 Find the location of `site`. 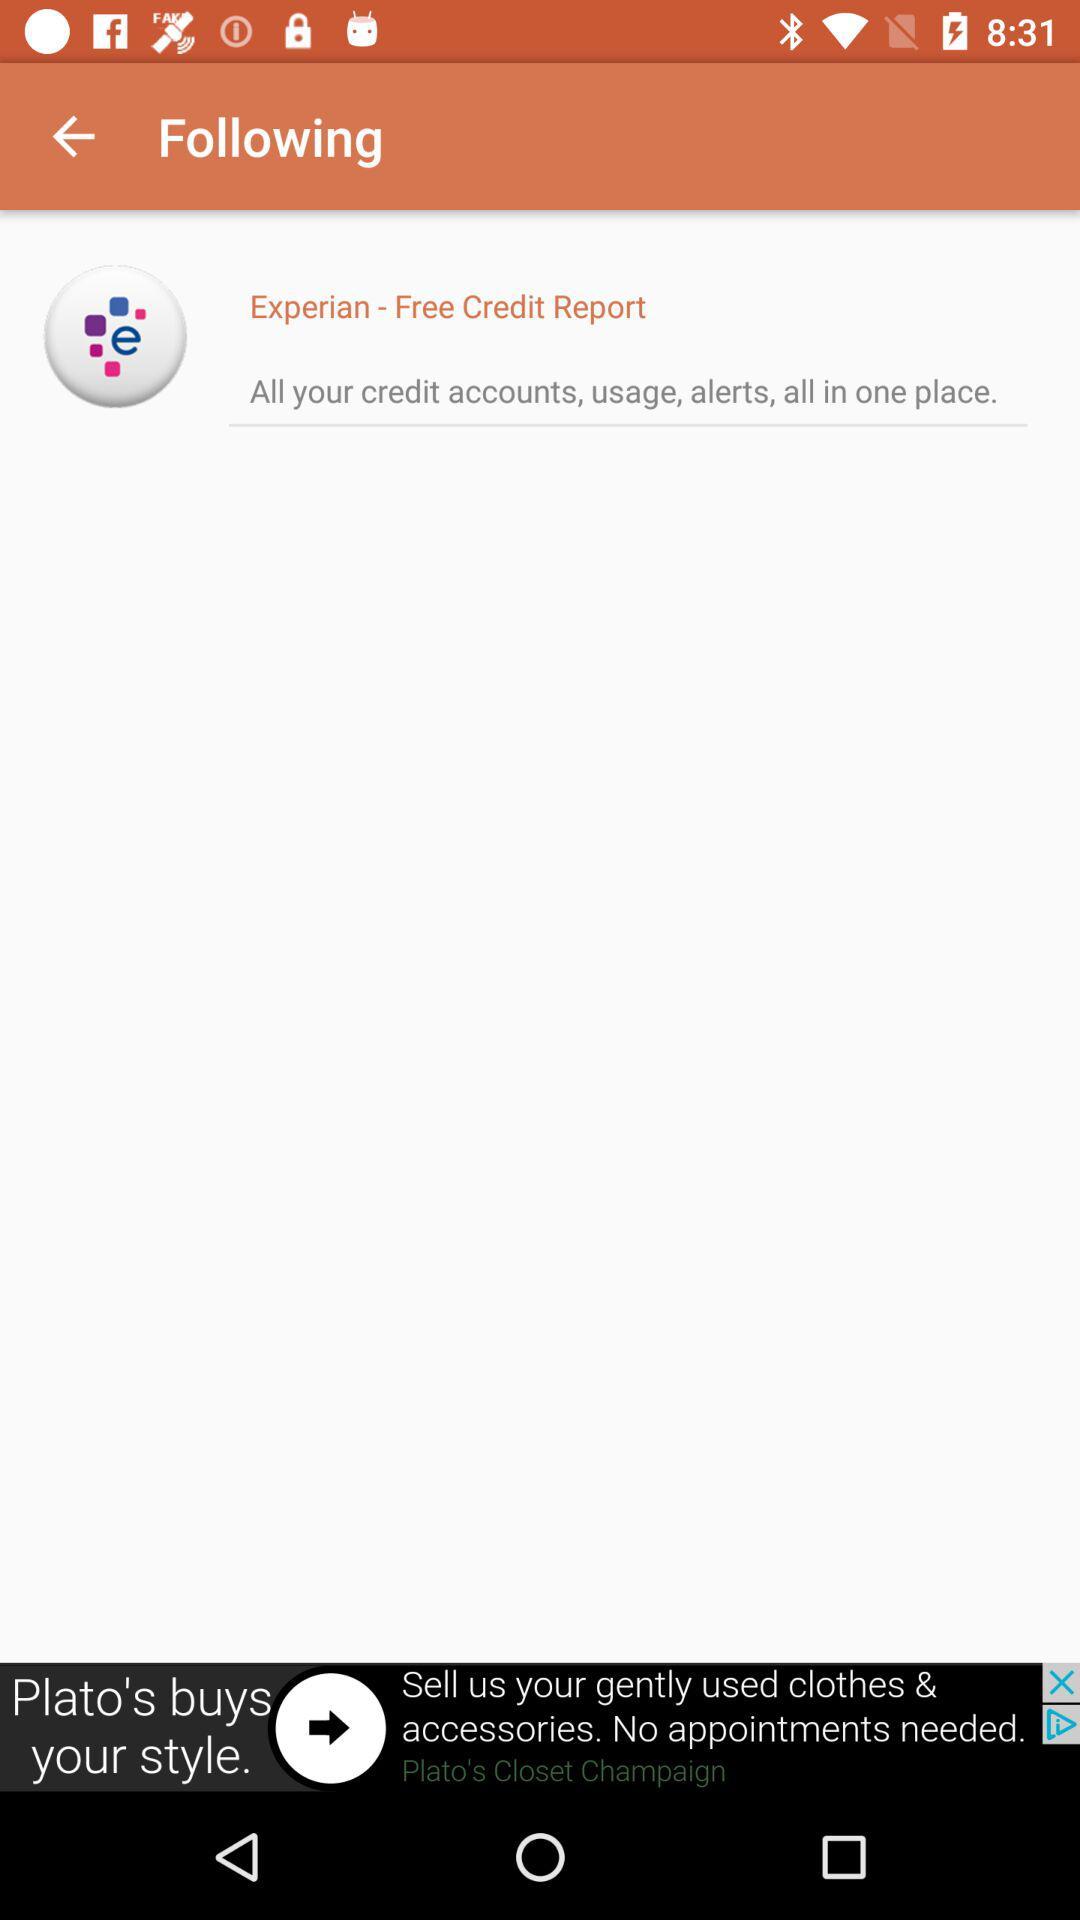

site is located at coordinates (115, 336).